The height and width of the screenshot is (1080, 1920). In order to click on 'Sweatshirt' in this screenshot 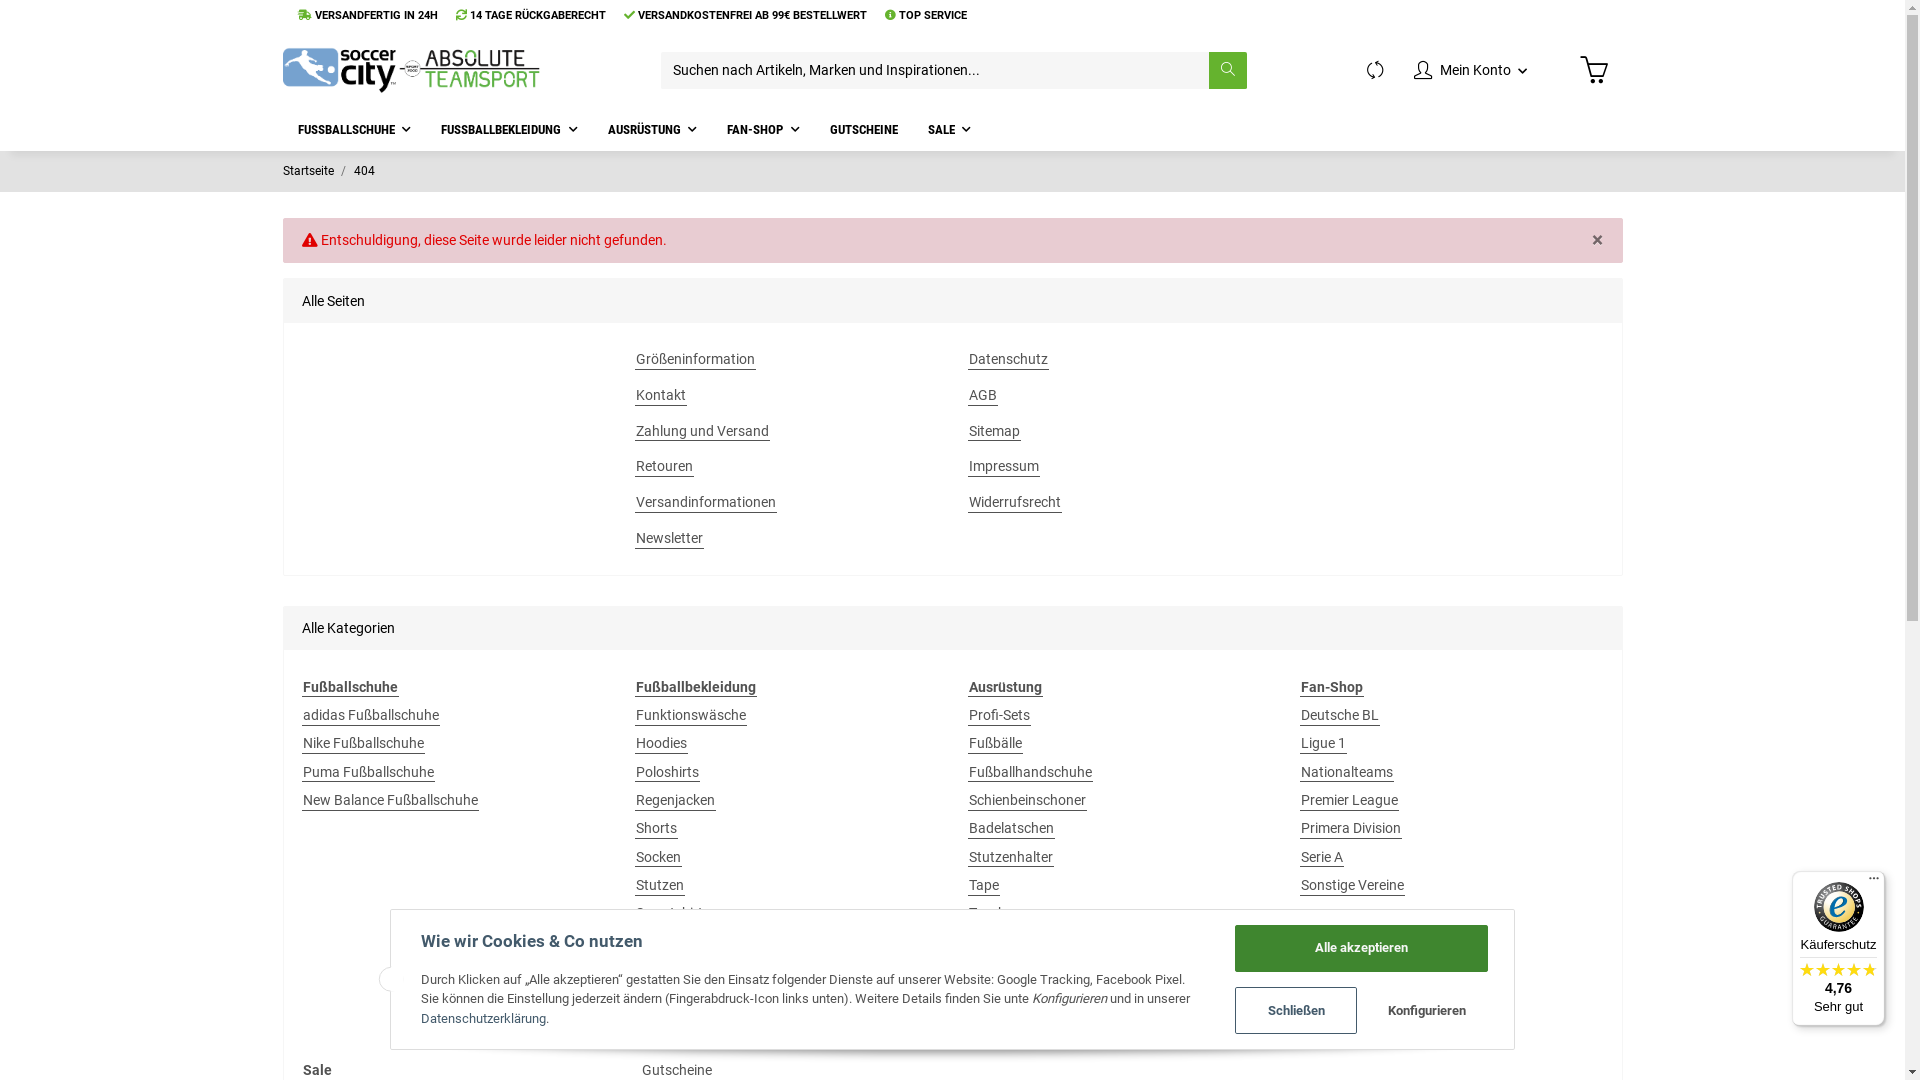, I will do `click(669, 913)`.